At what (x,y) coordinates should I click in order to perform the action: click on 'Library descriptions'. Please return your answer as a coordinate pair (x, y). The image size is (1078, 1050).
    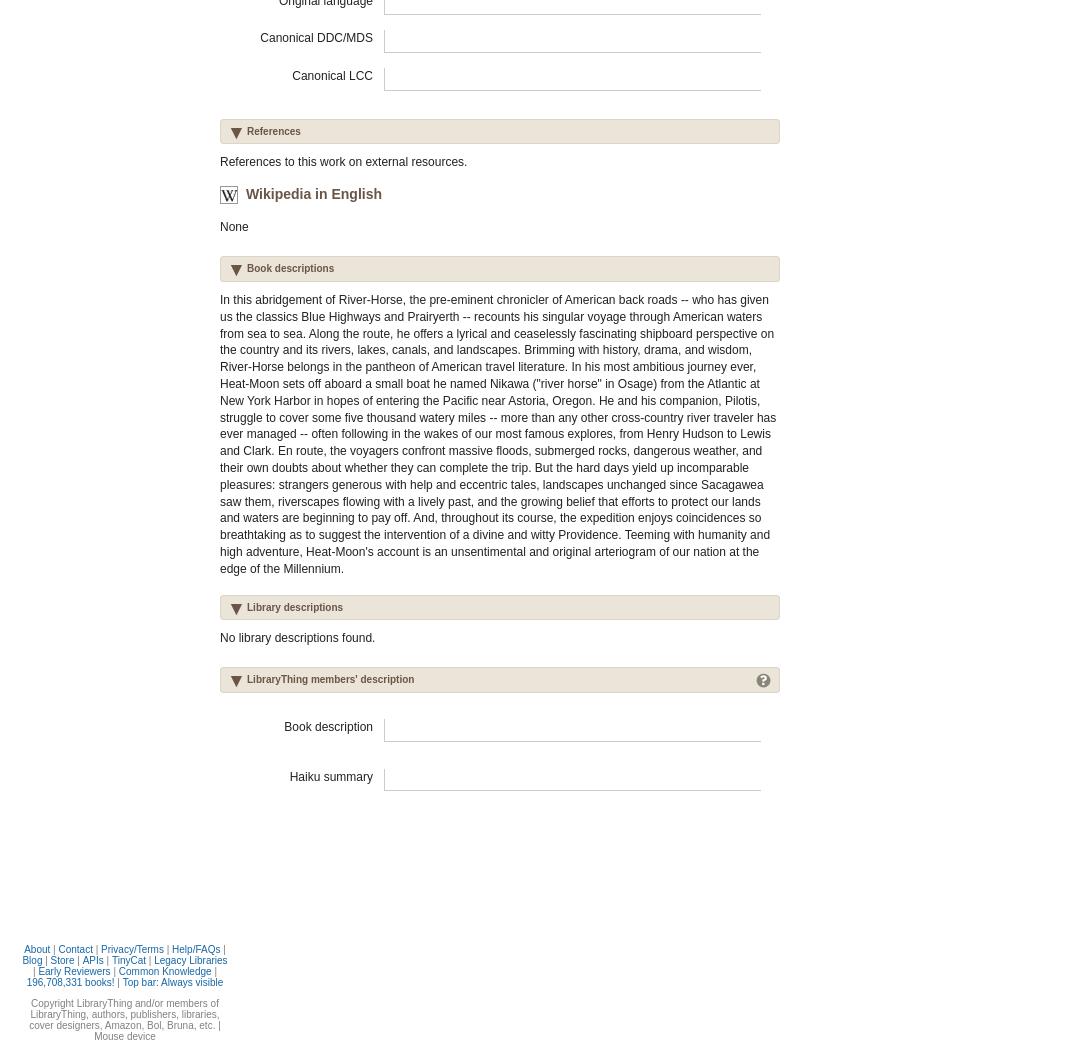
    Looking at the image, I should click on (245, 606).